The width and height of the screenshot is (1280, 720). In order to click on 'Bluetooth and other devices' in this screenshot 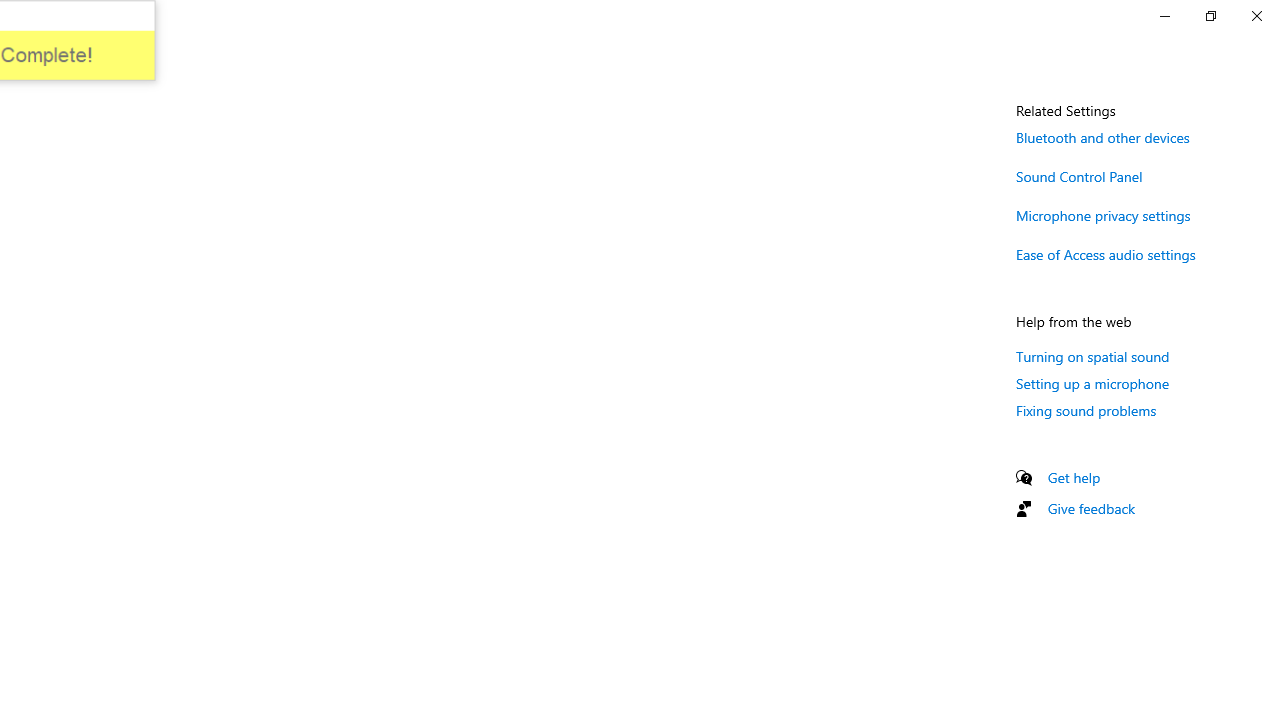, I will do `click(1102, 136)`.